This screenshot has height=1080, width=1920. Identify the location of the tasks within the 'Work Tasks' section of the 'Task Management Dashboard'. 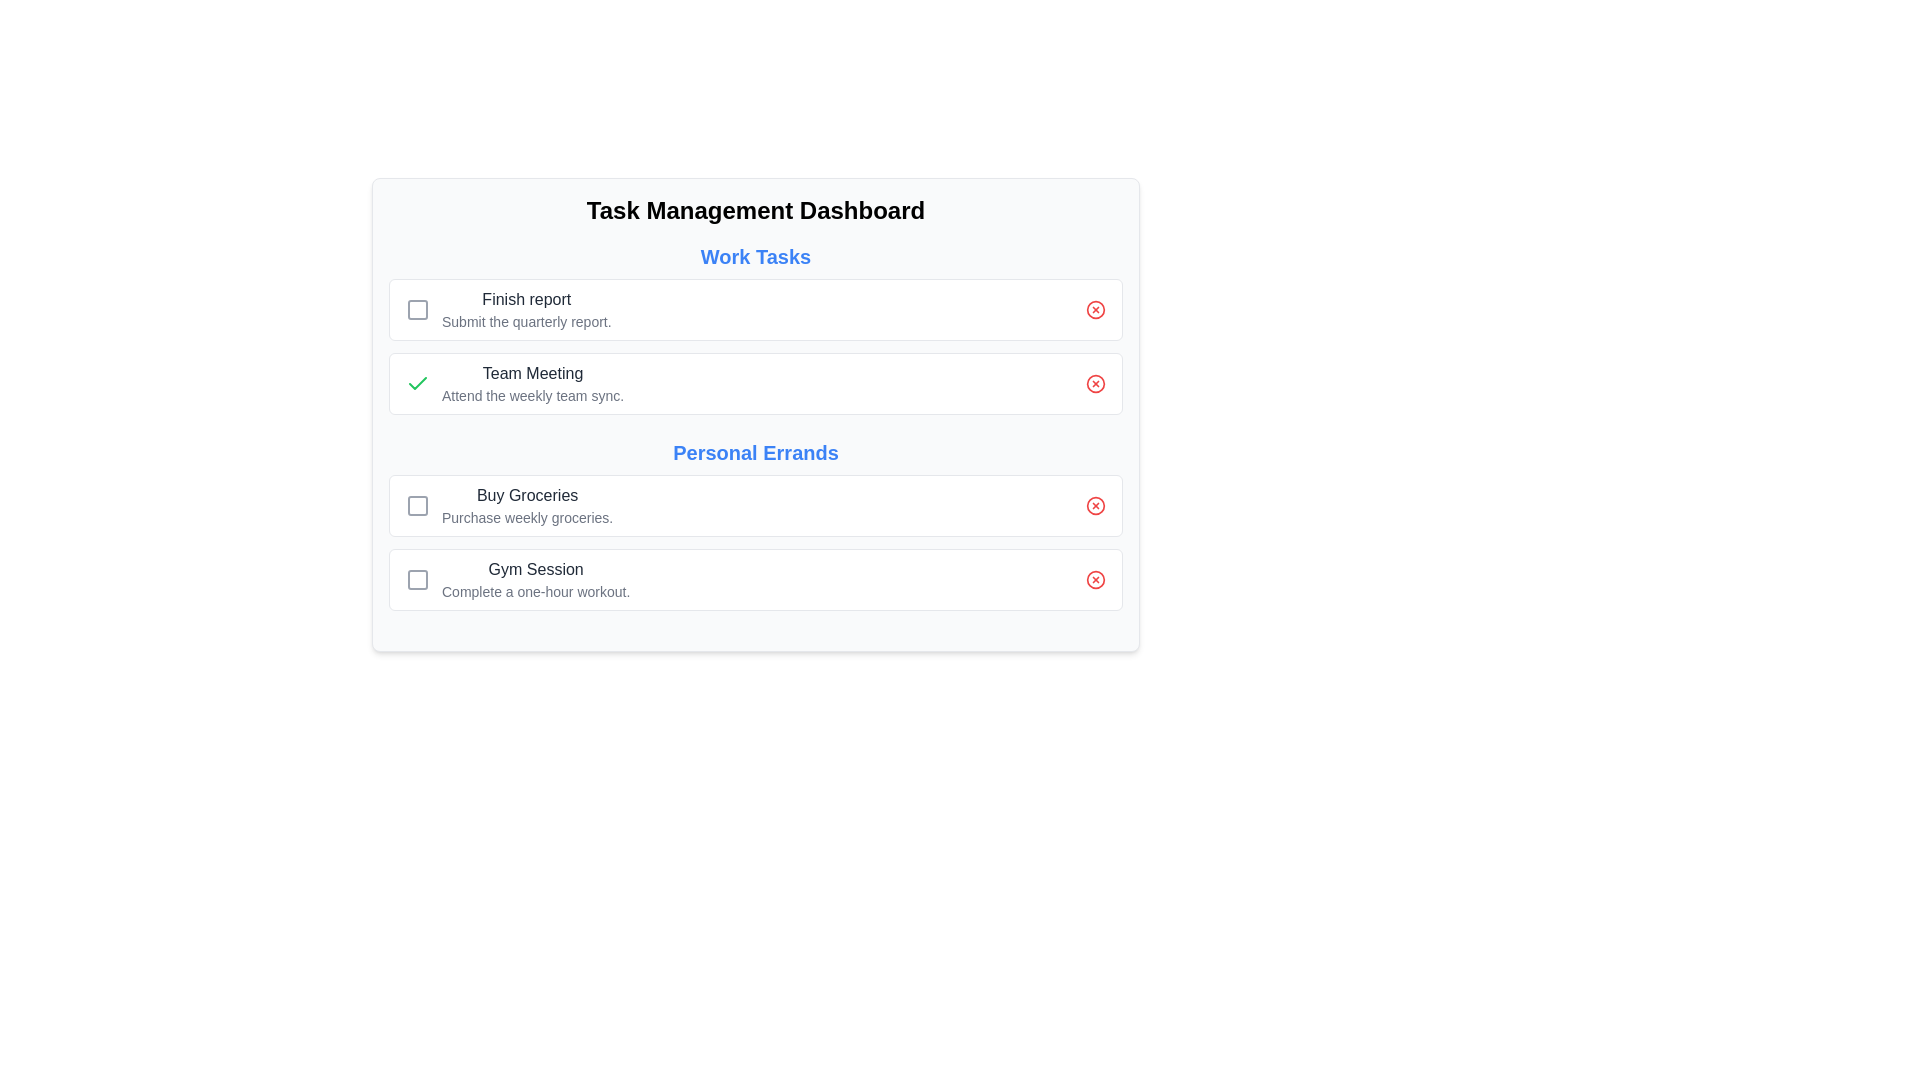
(754, 327).